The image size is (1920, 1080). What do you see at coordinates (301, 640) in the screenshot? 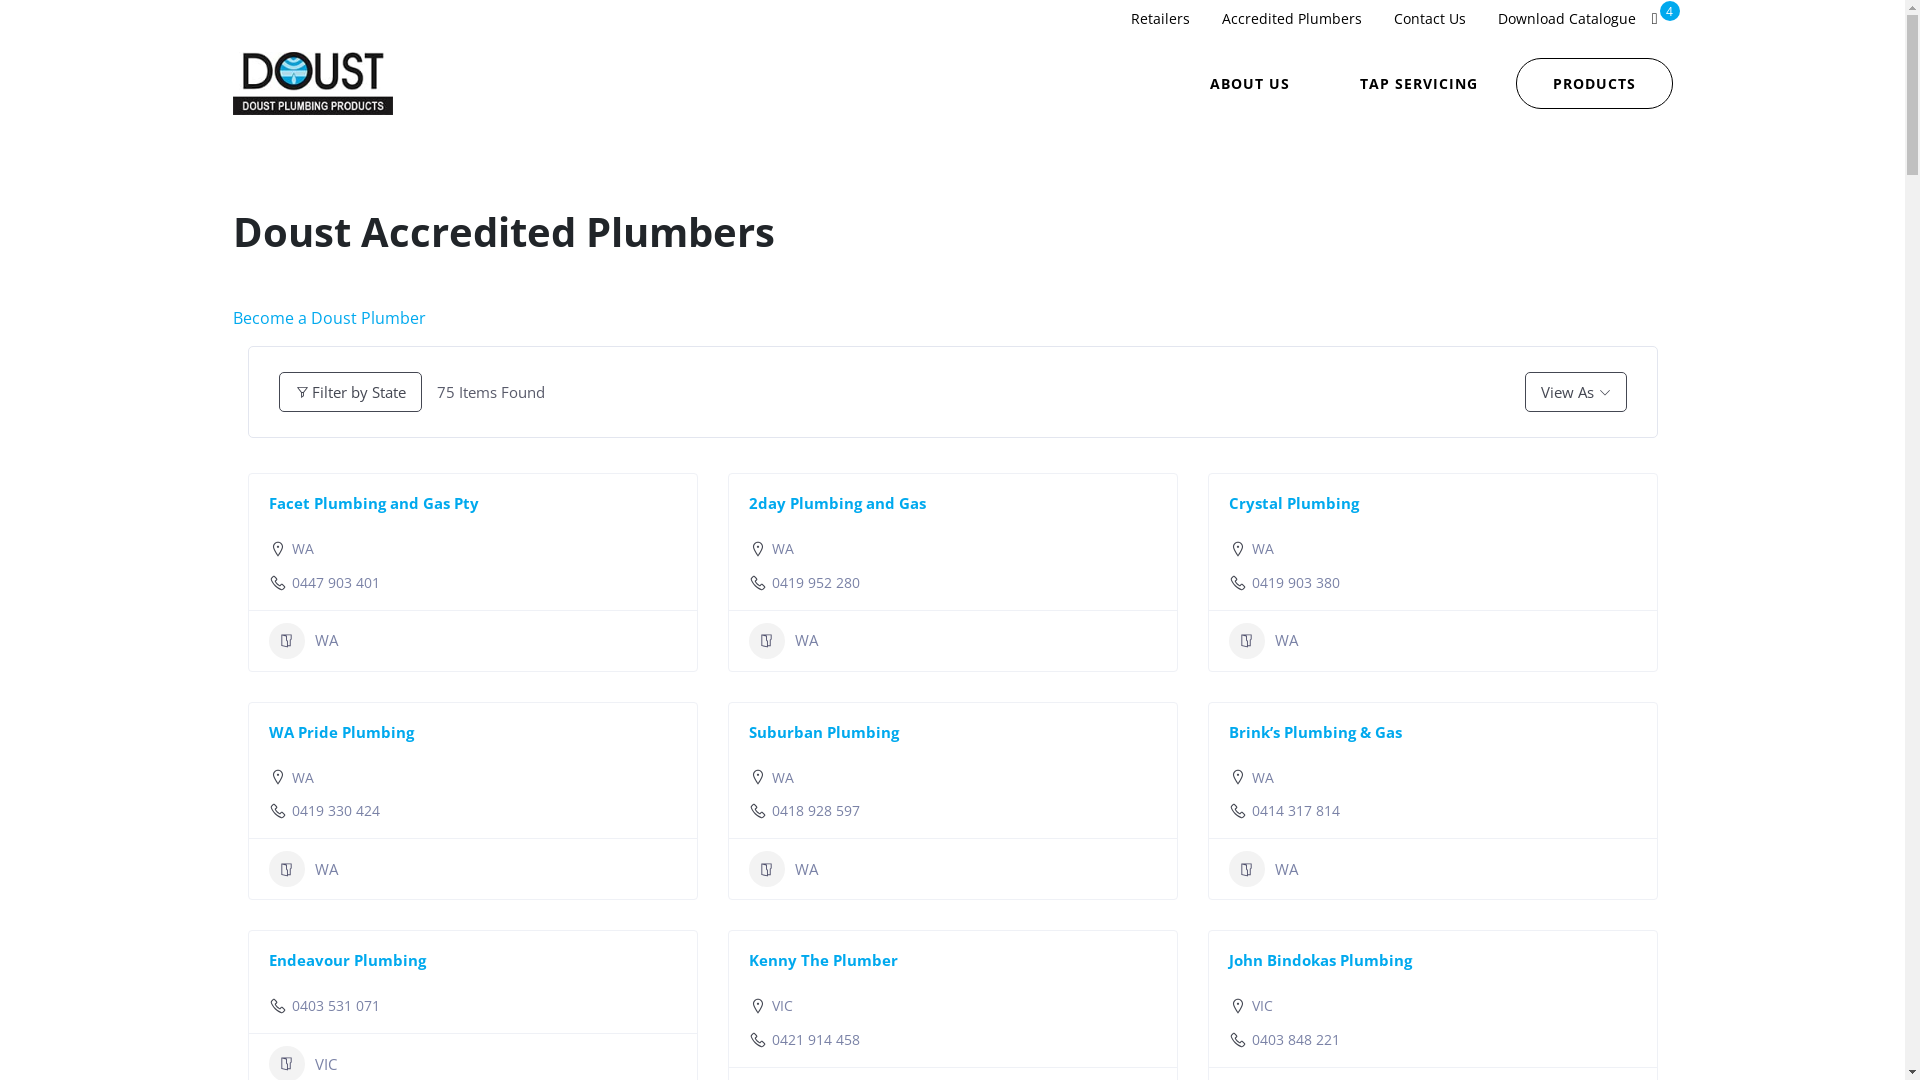
I see `'WA'` at bounding box center [301, 640].